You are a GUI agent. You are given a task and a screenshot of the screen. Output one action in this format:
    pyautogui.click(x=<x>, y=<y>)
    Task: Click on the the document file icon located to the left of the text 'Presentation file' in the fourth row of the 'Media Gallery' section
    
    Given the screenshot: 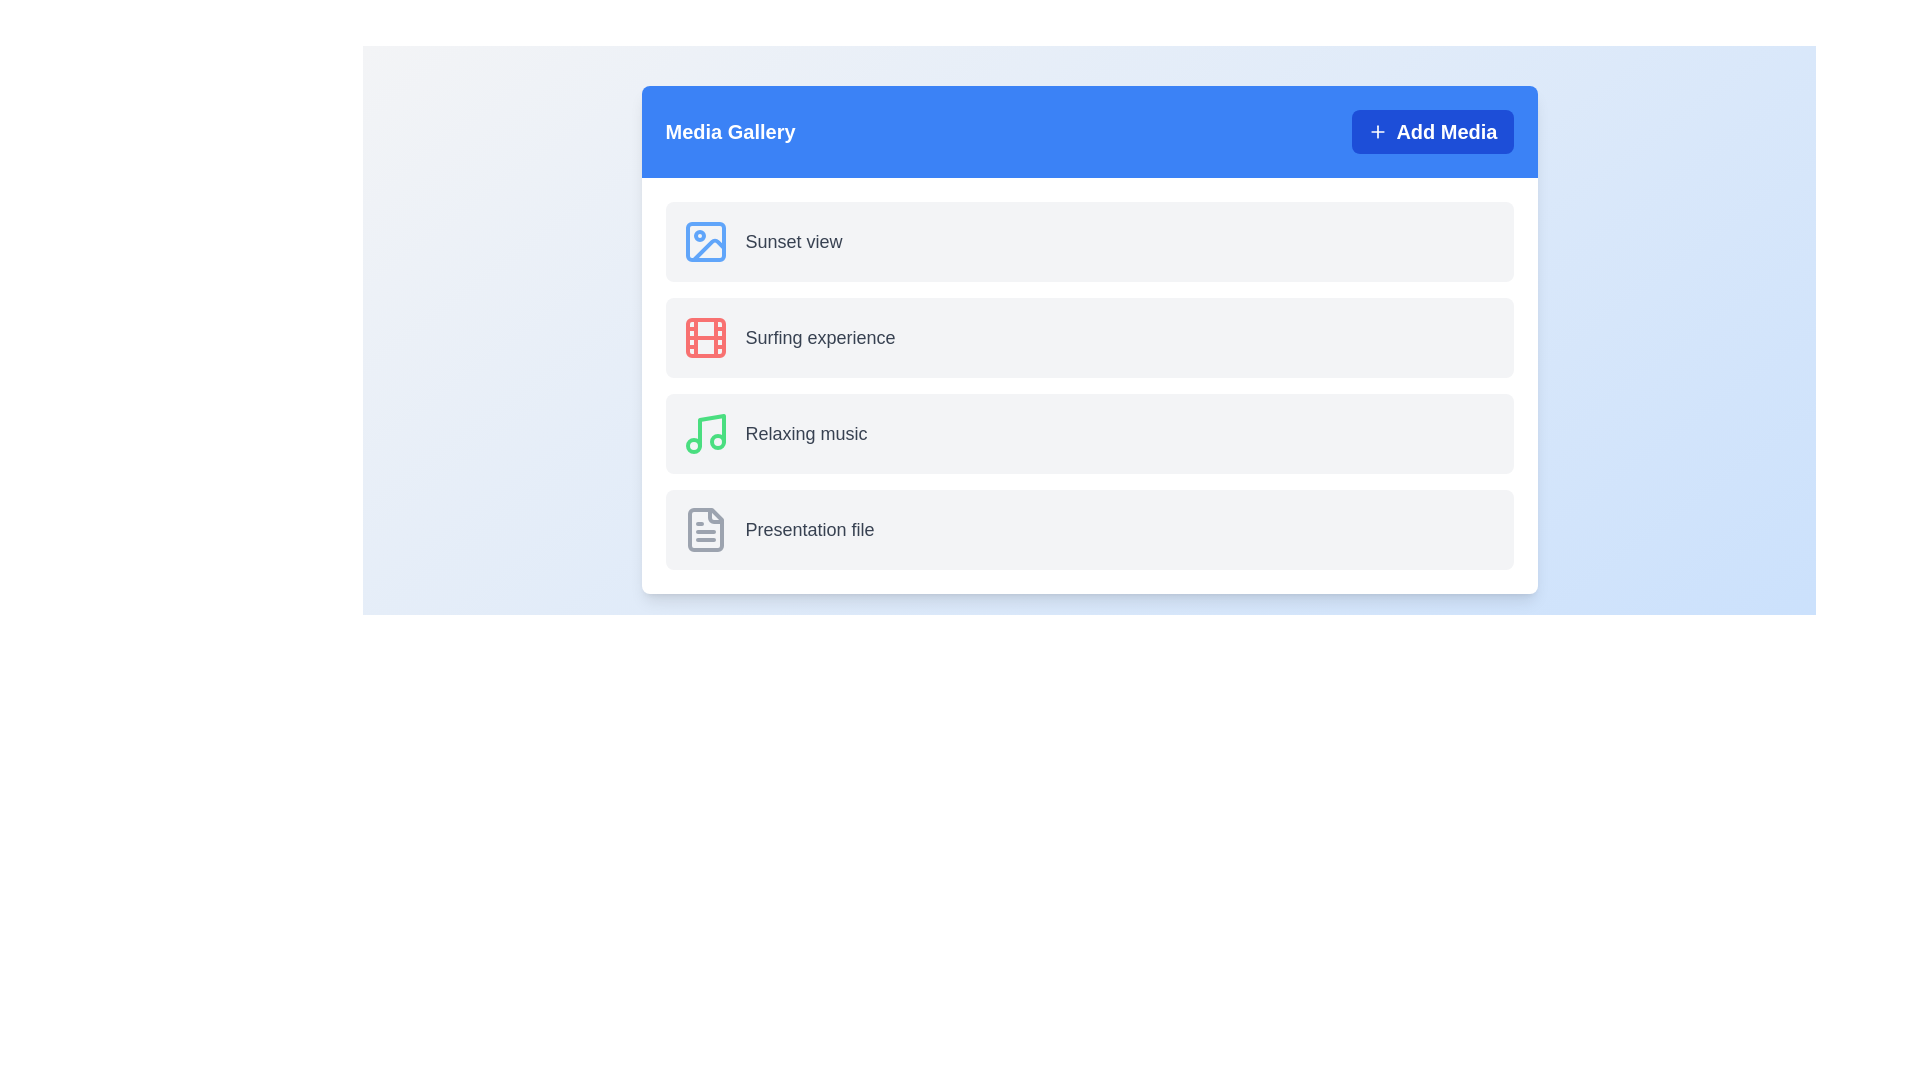 What is the action you would take?
    pyautogui.click(x=705, y=528)
    